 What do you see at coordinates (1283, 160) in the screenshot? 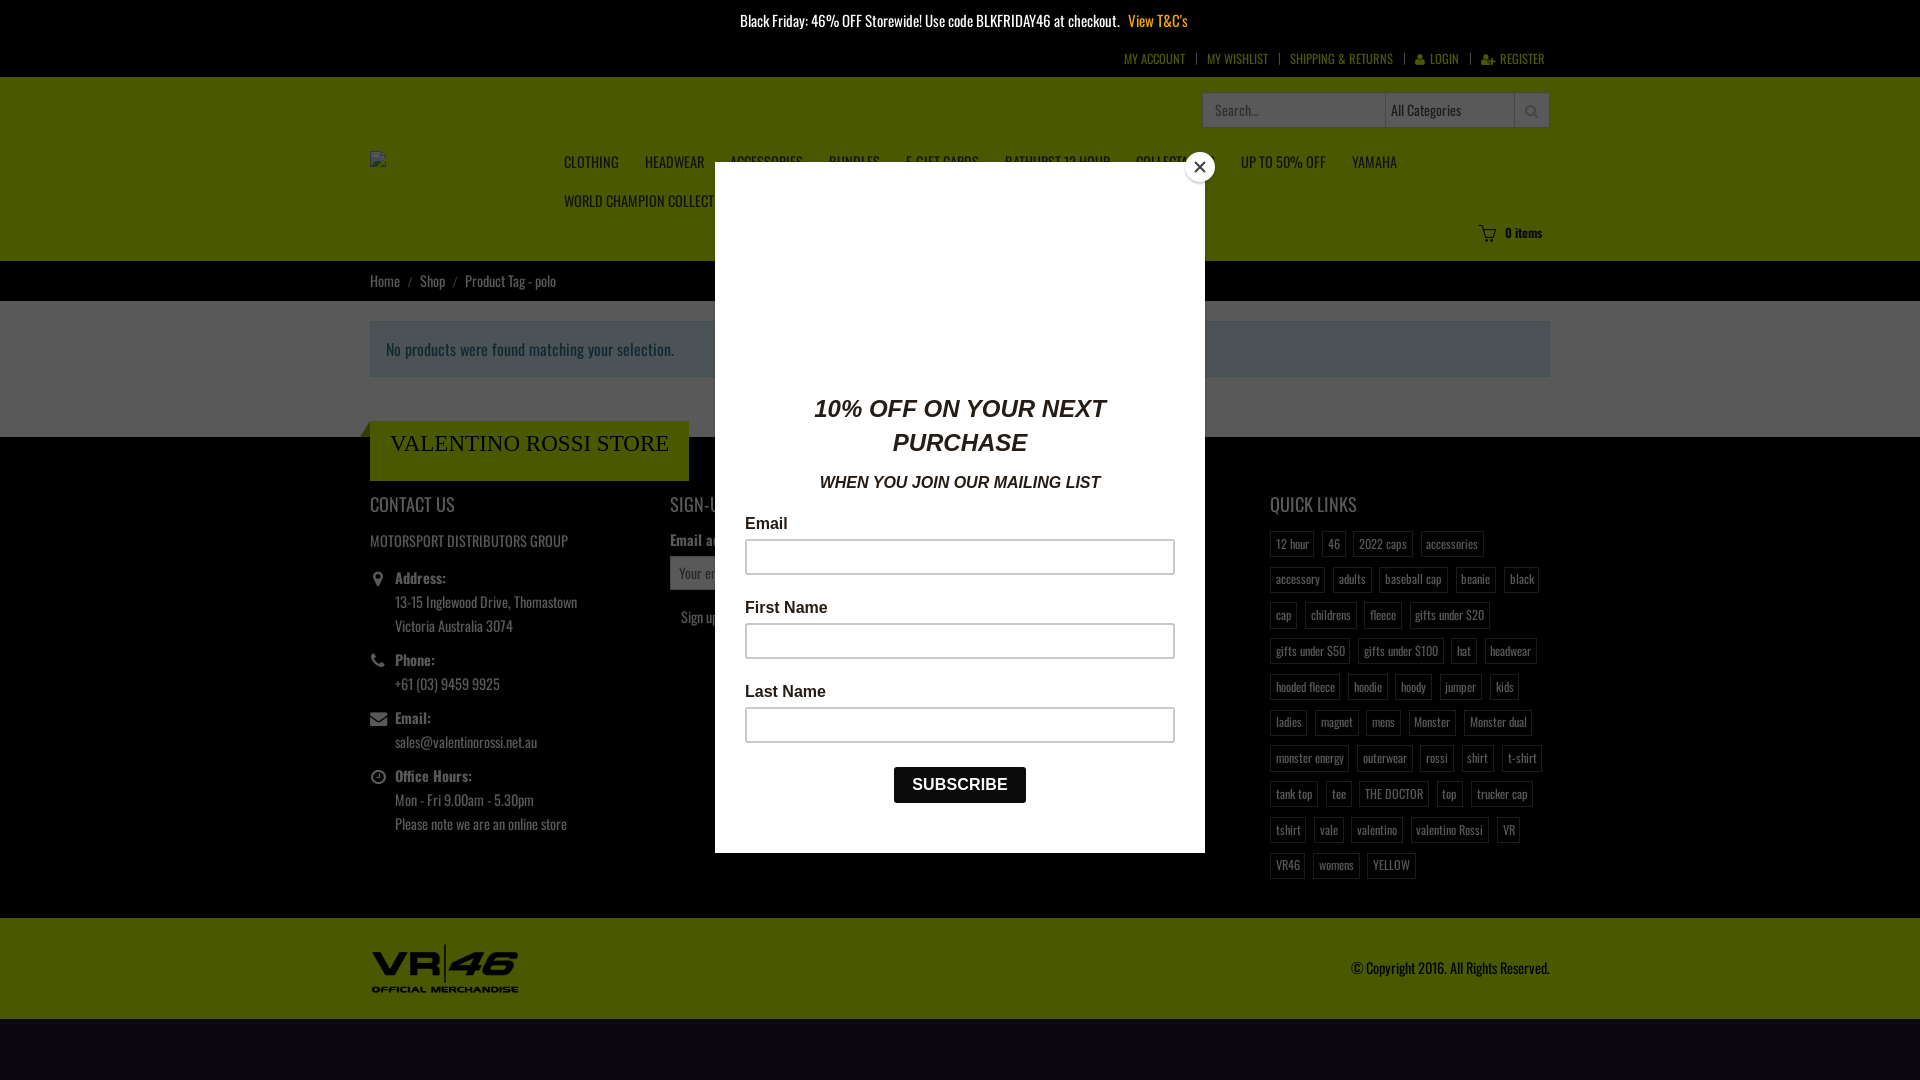
I see `'UP TO 50% OFF'` at bounding box center [1283, 160].